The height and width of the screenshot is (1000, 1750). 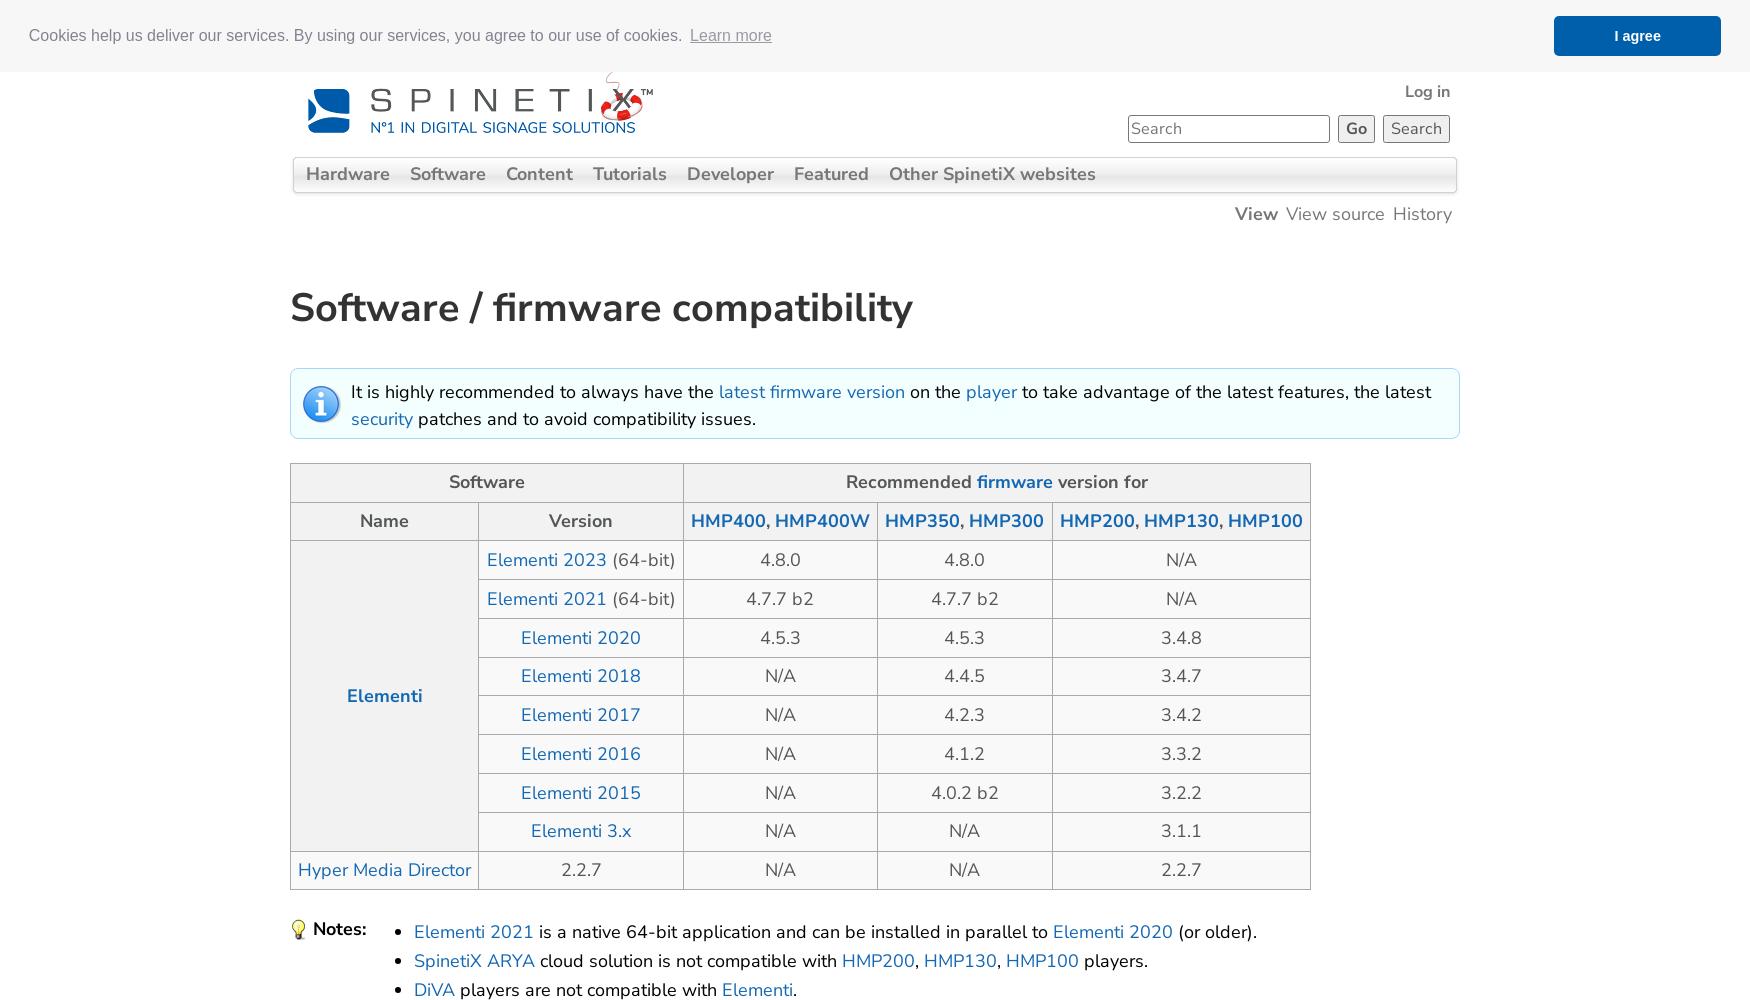 I want to click on '3.4.8', so click(x=1179, y=637).